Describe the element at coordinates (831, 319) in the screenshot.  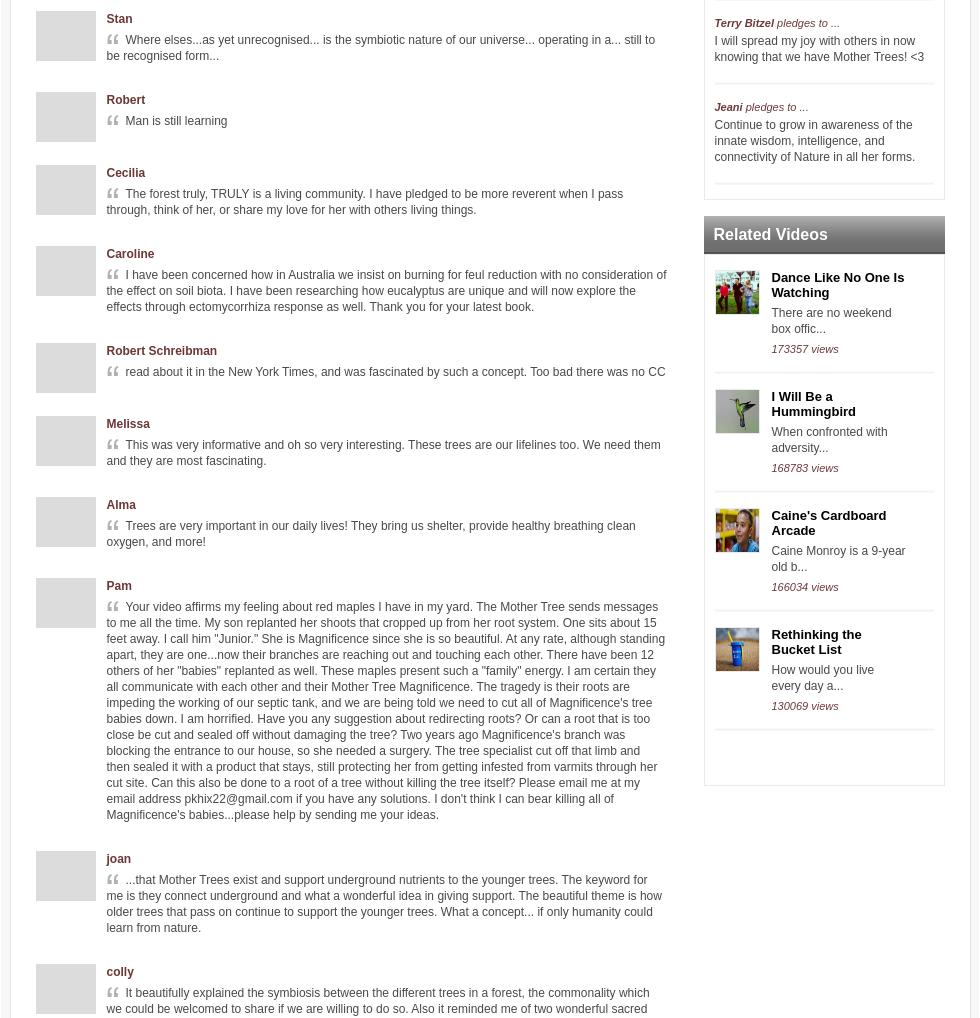
I see `'There are no weekend box offic...'` at that location.